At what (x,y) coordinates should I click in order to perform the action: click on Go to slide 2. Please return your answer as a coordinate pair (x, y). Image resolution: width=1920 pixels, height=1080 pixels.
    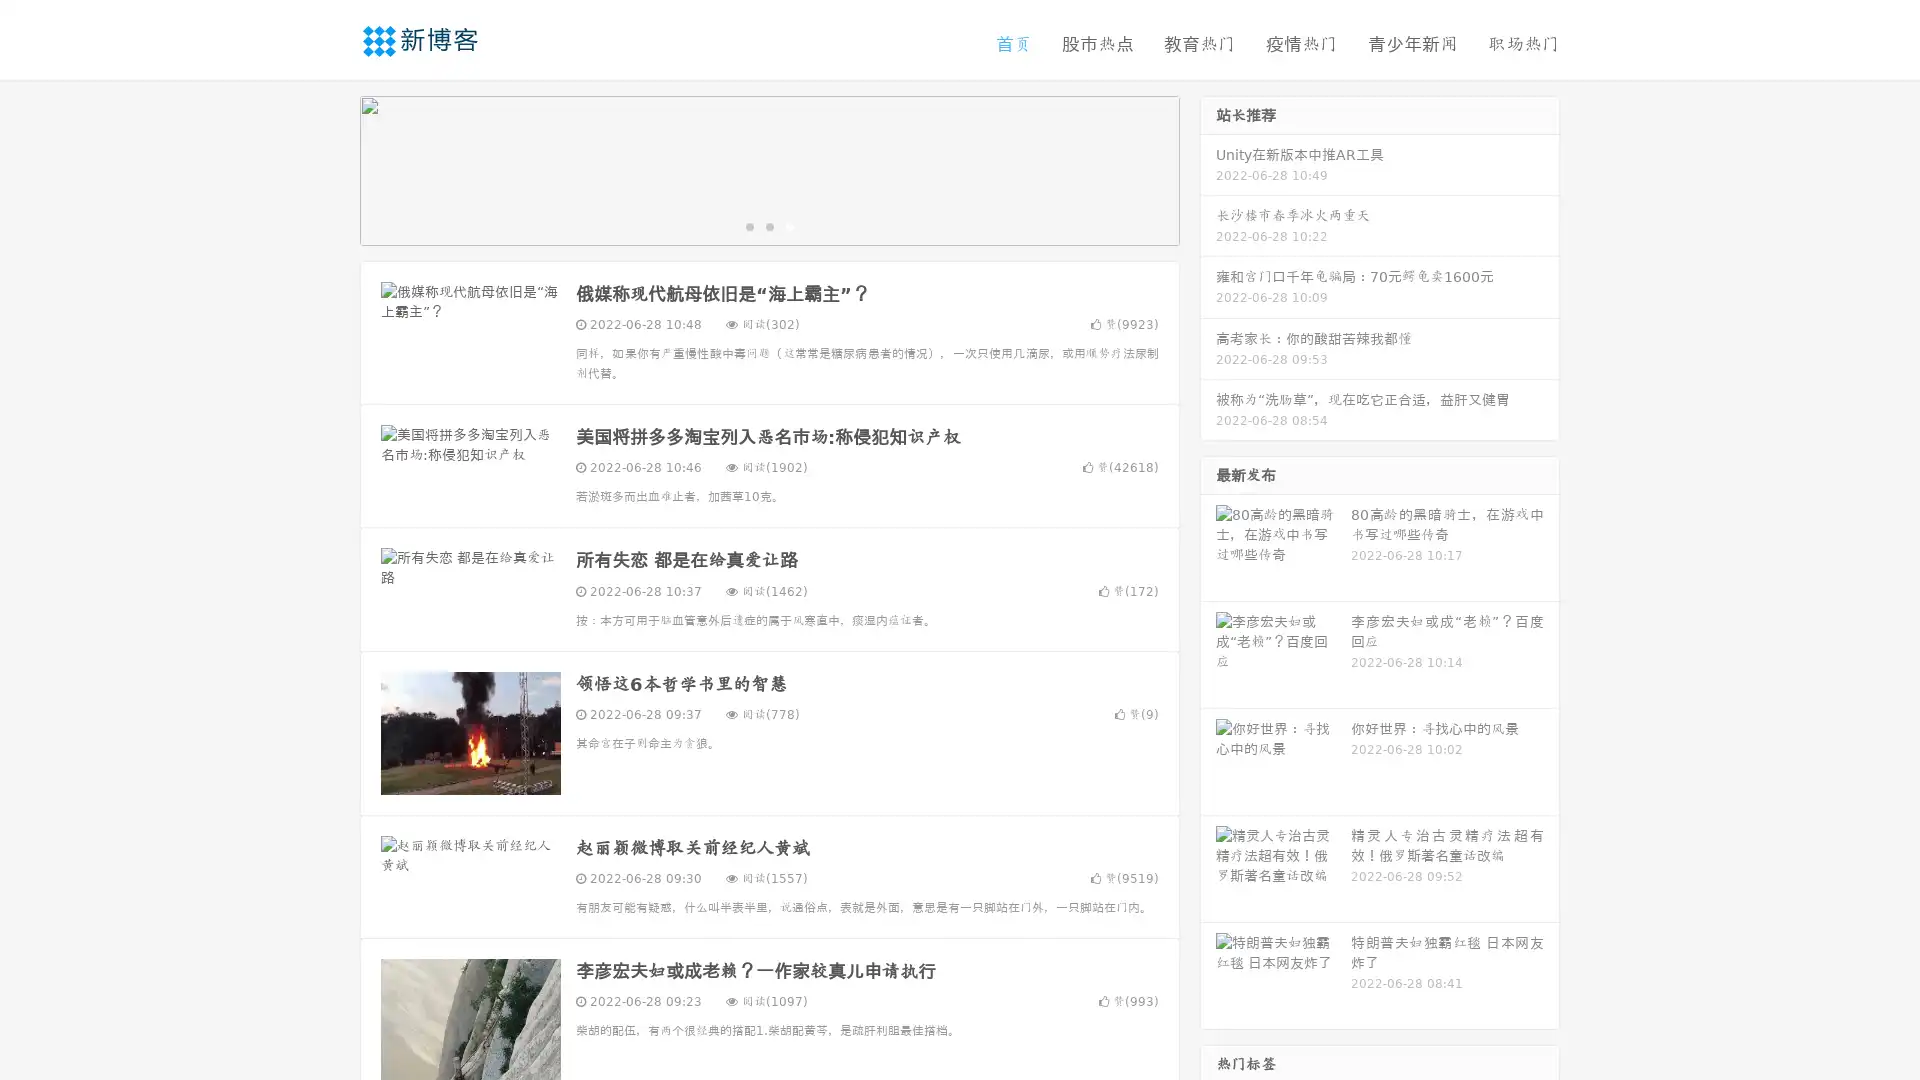
    Looking at the image, I should click on (768, 225).